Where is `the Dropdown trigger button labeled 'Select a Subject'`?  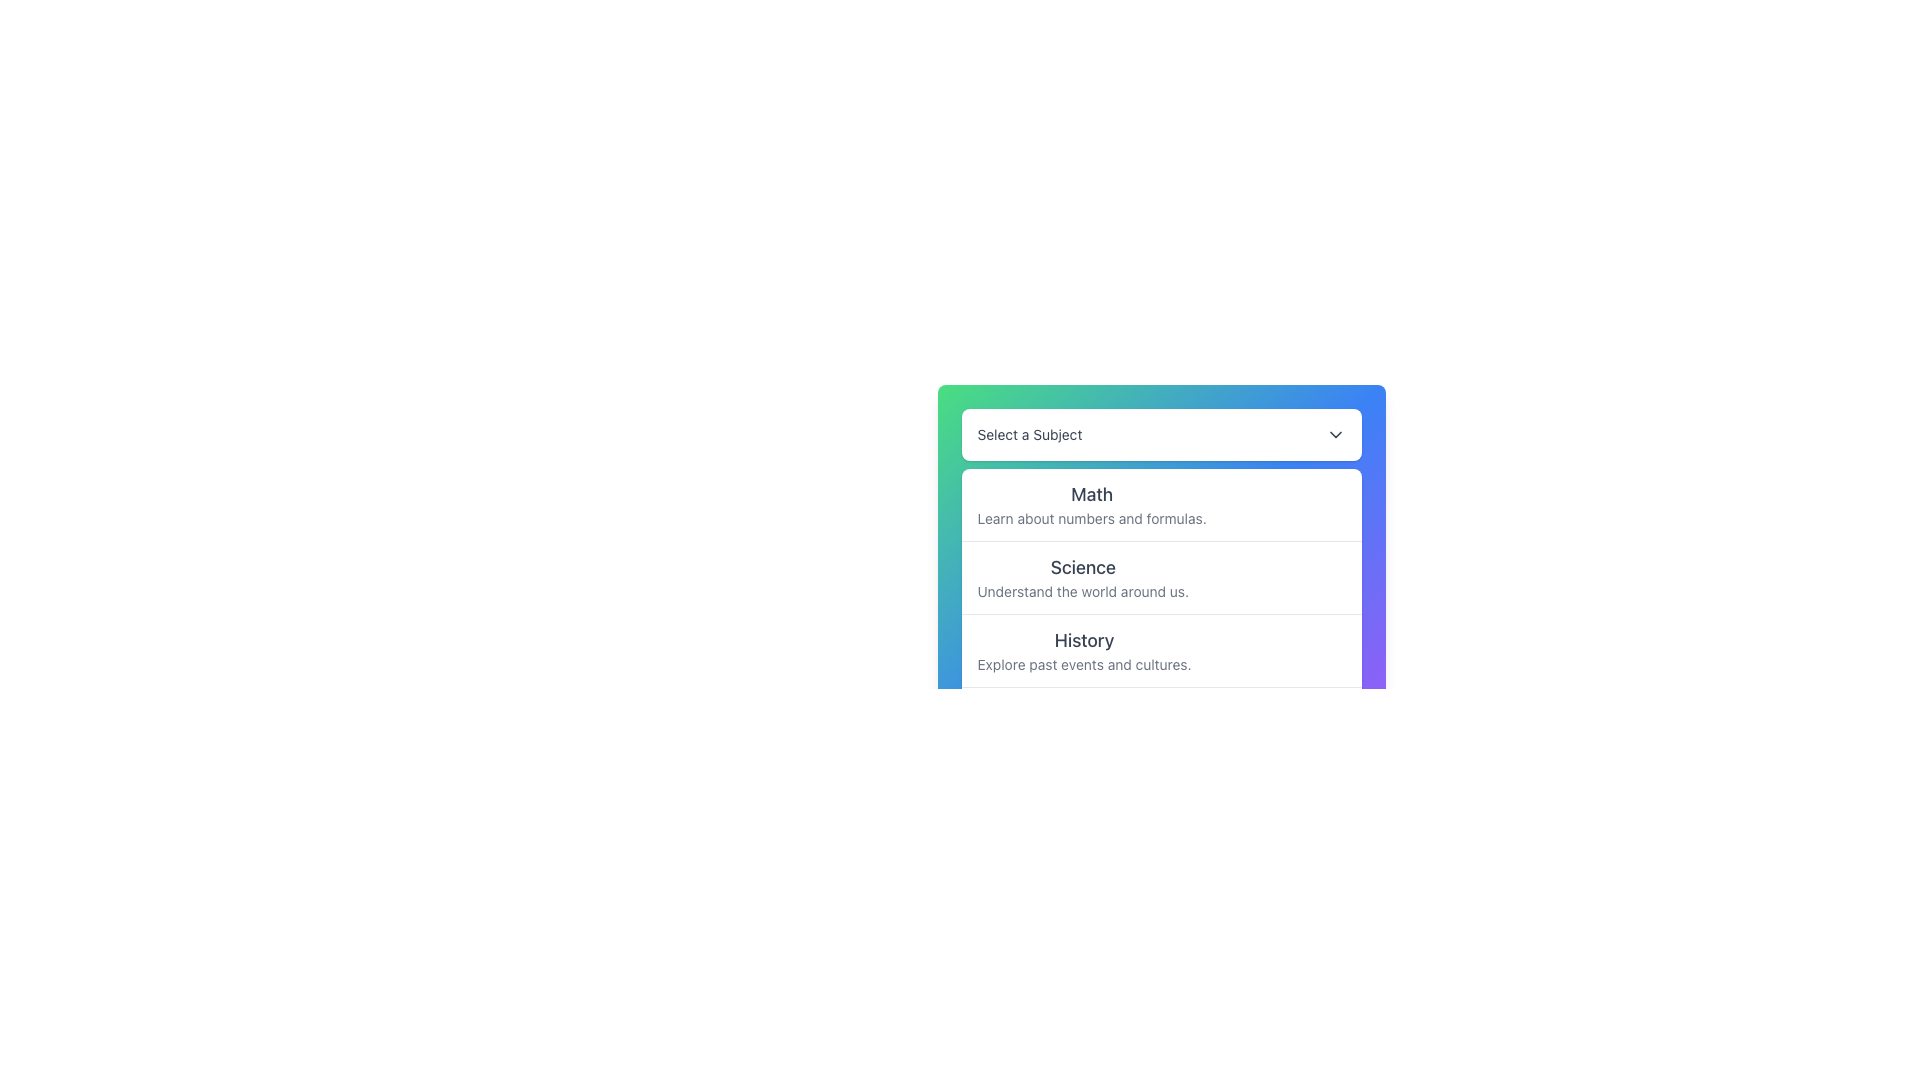
the Dropdown trigger button labeled 'Select a Subject' is located at coordinates (1161, 434).